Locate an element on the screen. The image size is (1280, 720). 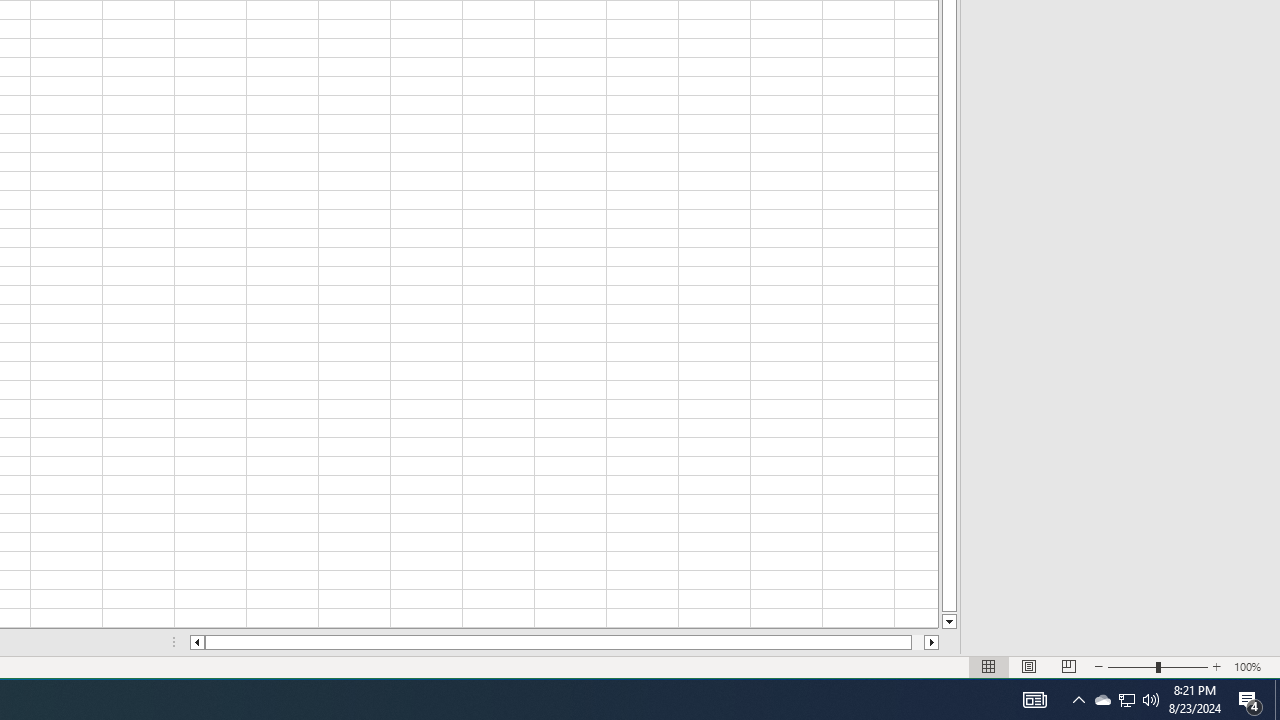
'User Promoted Notification Area' is located at coordinates (1151, 698).